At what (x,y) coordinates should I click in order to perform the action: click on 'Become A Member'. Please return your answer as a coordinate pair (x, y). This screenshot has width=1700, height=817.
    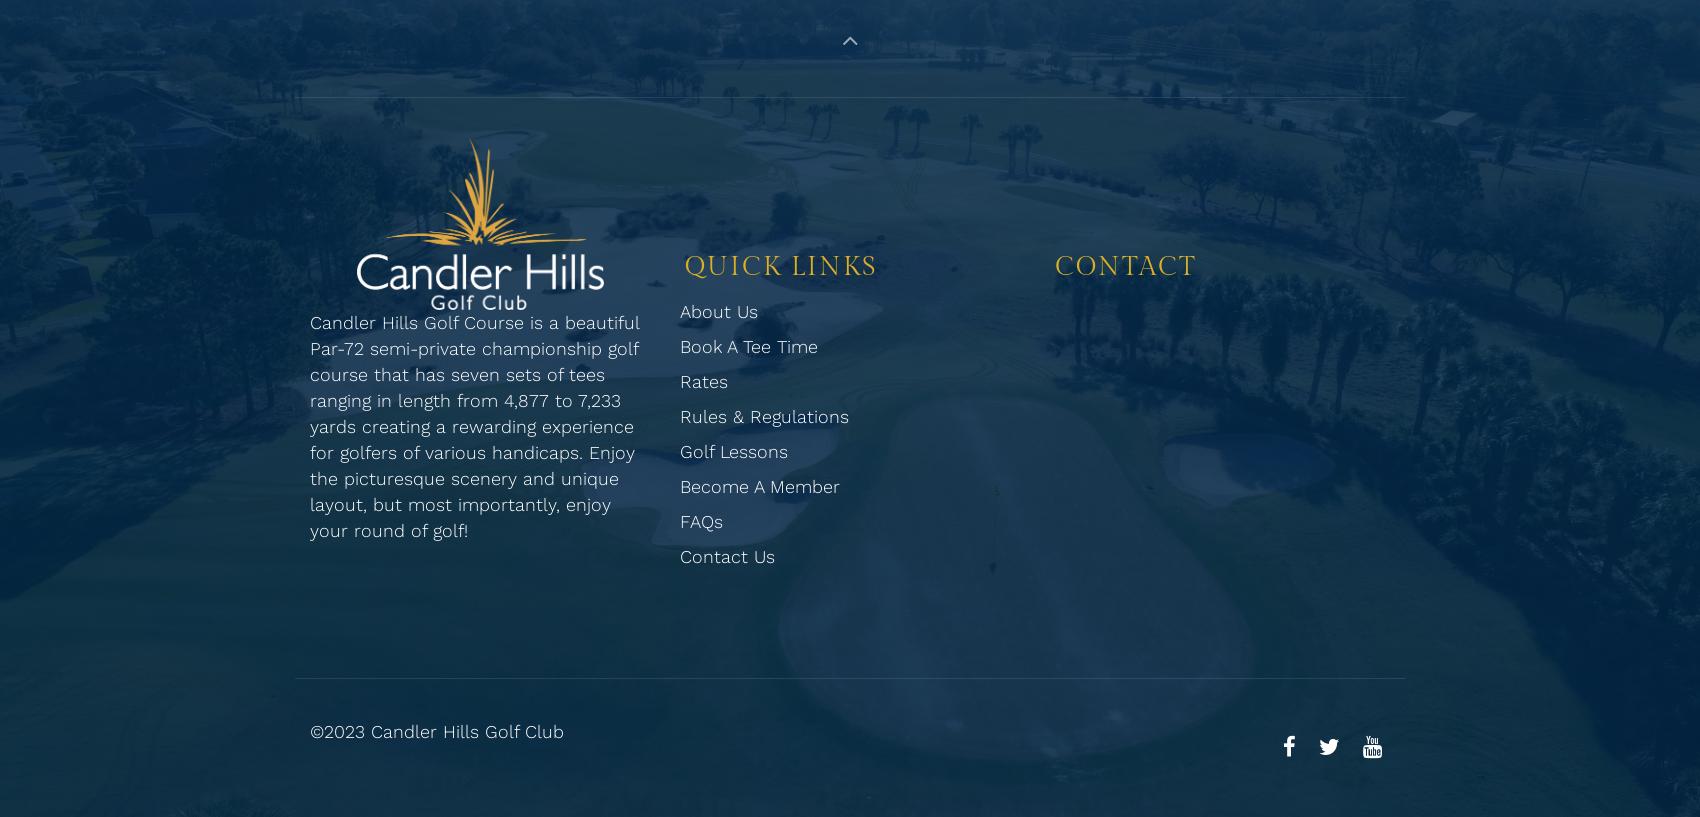
    Looking at the image, I should click on (759, 485).